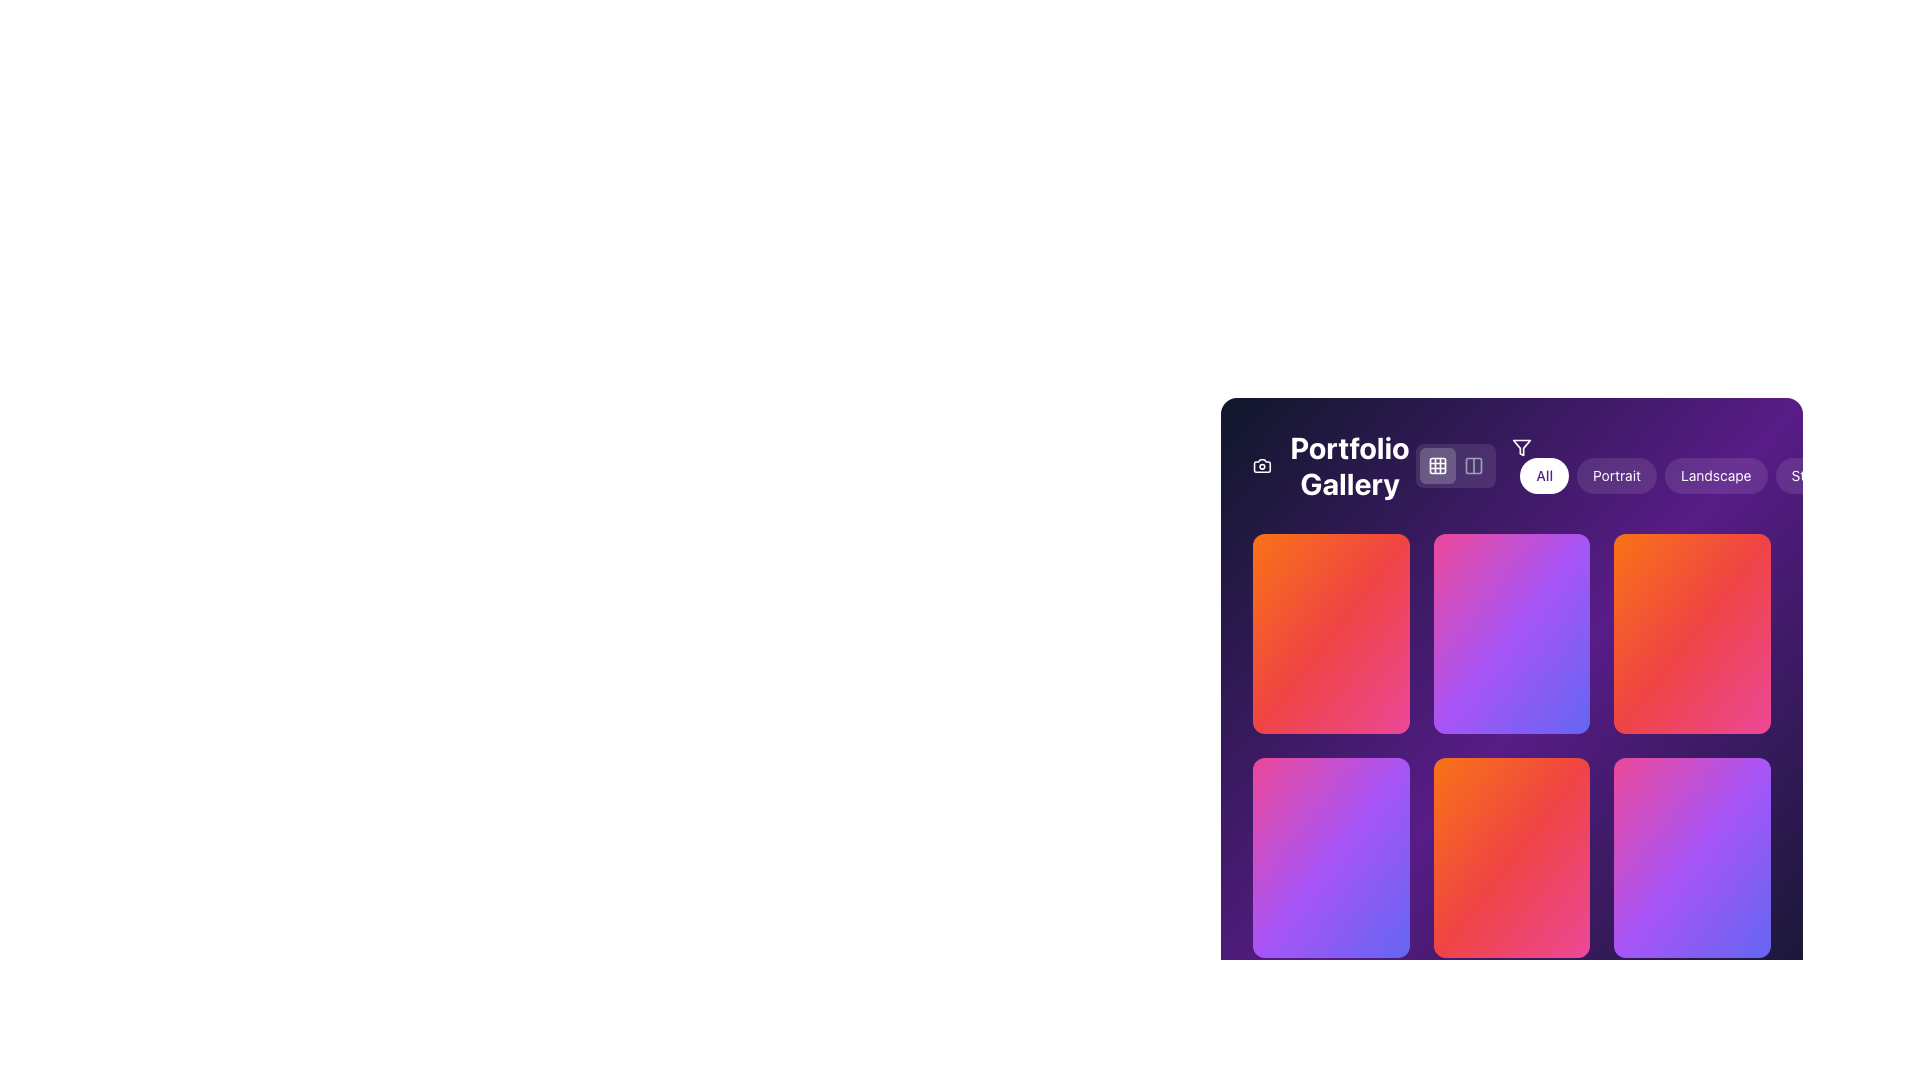 Image resolution: width=1920 pixels, height=1080 pixels. I want to click on the filter button that toggles or applies the 'Portrait' view in the gallery, located between the 'All' and 'Landscape' buttons in the horizontal menu, so click(1617, 475).